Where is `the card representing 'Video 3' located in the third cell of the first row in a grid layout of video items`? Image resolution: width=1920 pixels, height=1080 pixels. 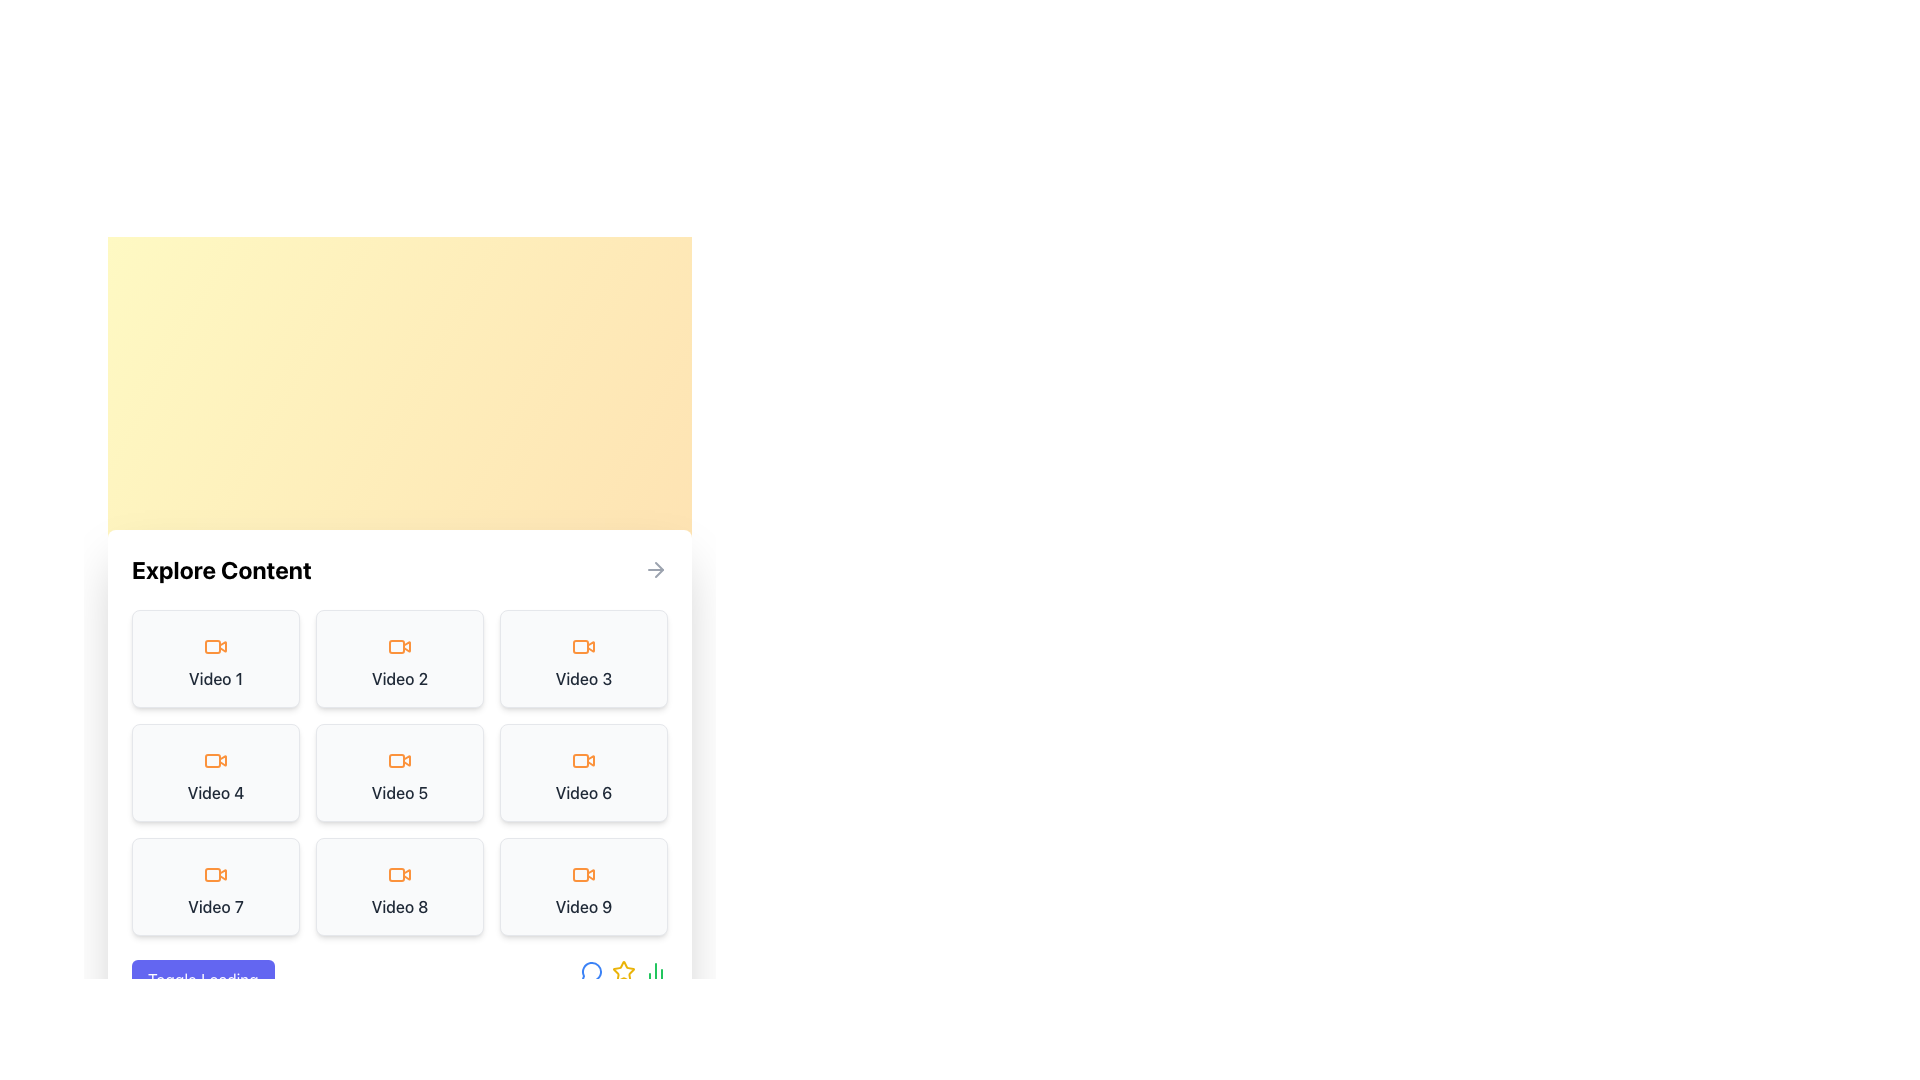 the card representing 'Video 3' located in the third cell of the first row in a grid layout of video items is located at coordinates (583, 659).